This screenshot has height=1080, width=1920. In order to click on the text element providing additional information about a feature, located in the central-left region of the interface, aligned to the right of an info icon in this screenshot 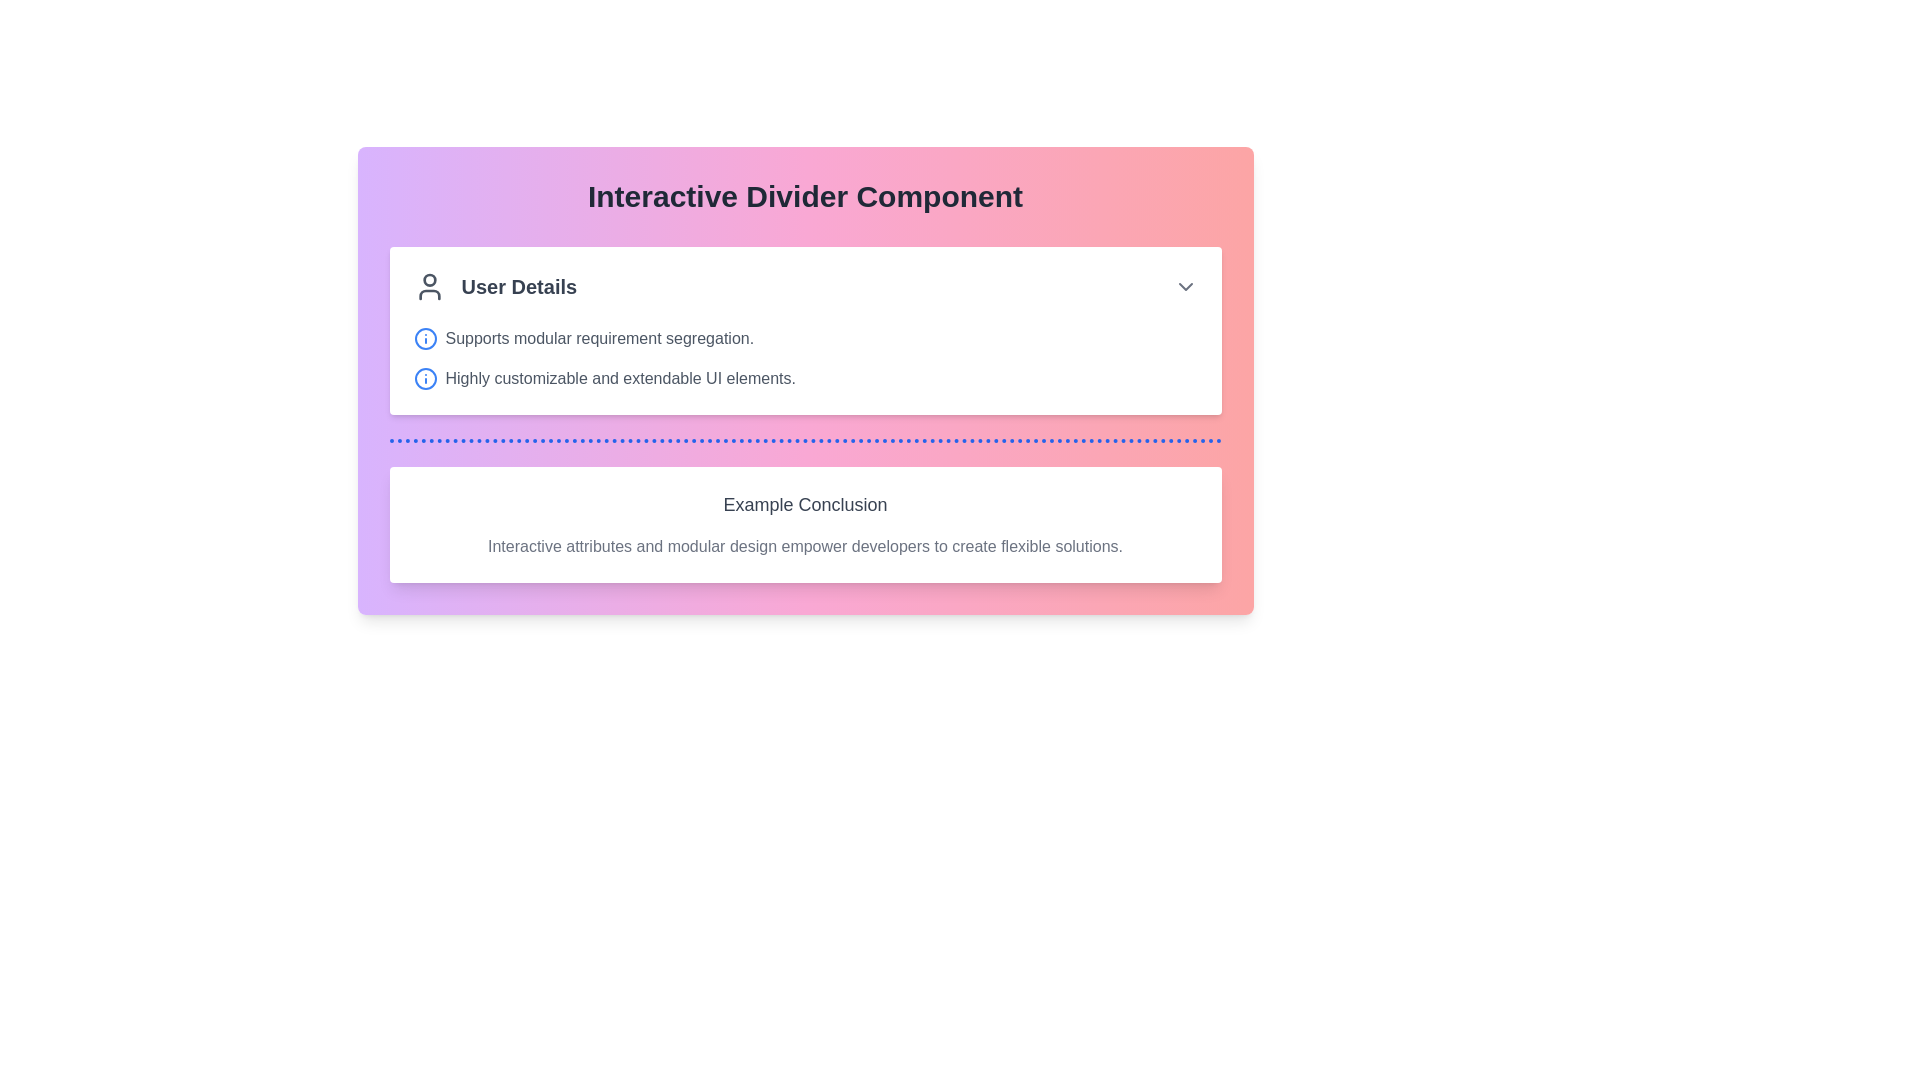, I will do `click(598, 338)`.